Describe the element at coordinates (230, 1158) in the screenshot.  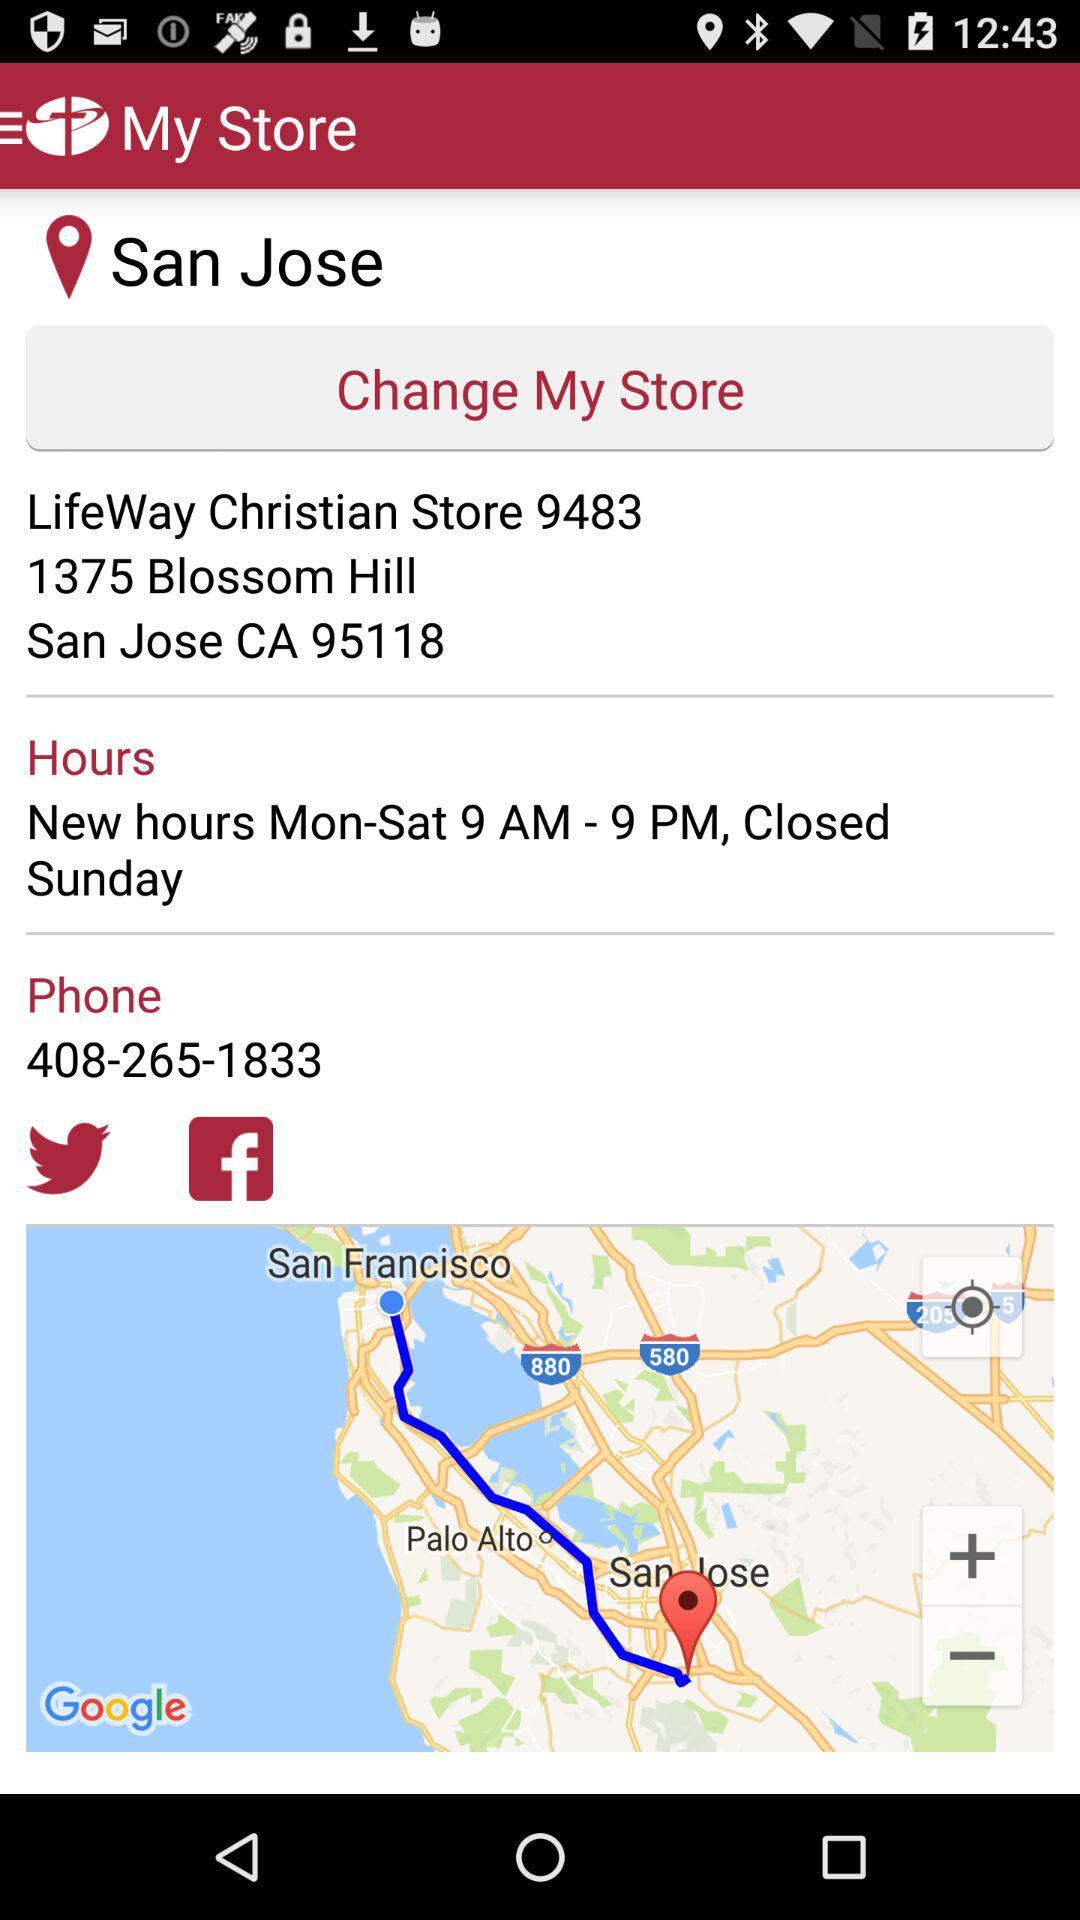
I see `facebook` at that location.